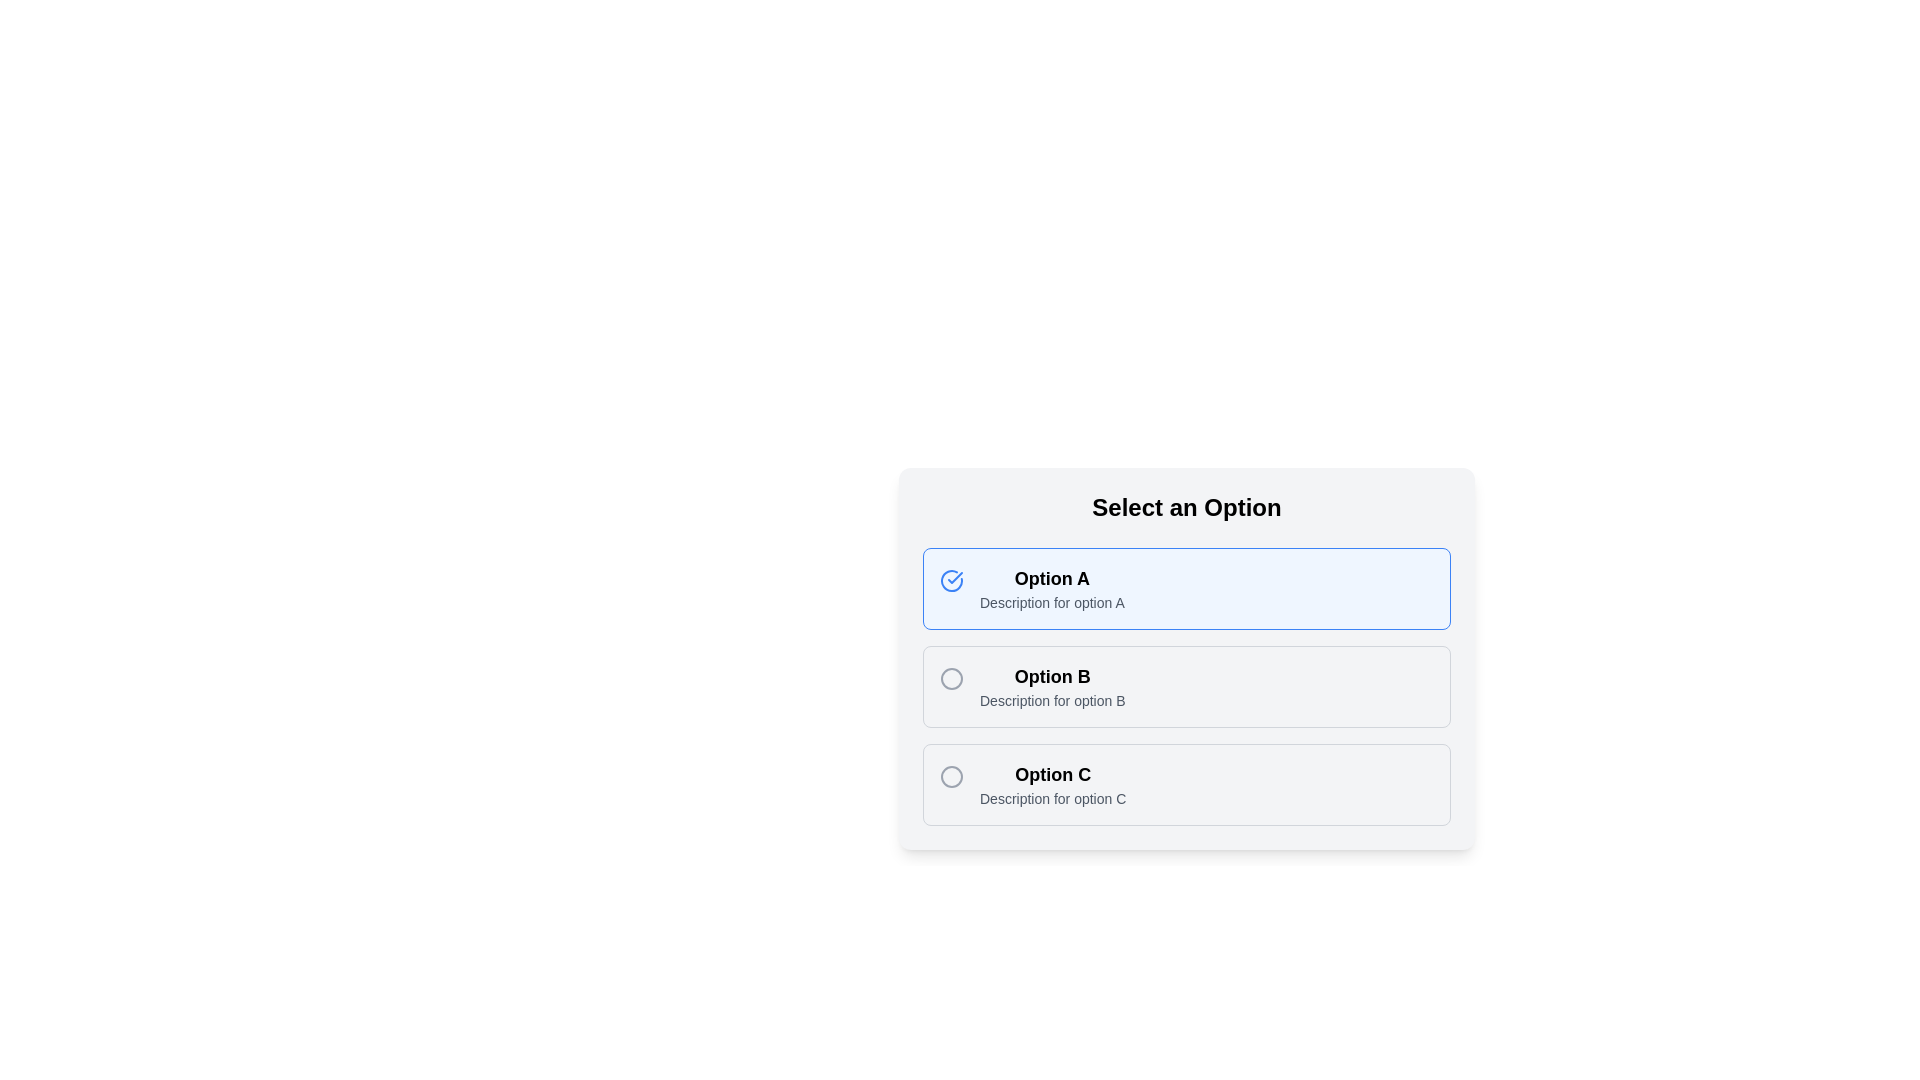 Image resolution: width=1920 pixels, height=1080 pixels. Describe the element at coordinates (950, 774) in the screenshot. I see `the radio button for 'Option C', which is a circular icon with a gray border located to the left of the 'Option C' text` at that location.